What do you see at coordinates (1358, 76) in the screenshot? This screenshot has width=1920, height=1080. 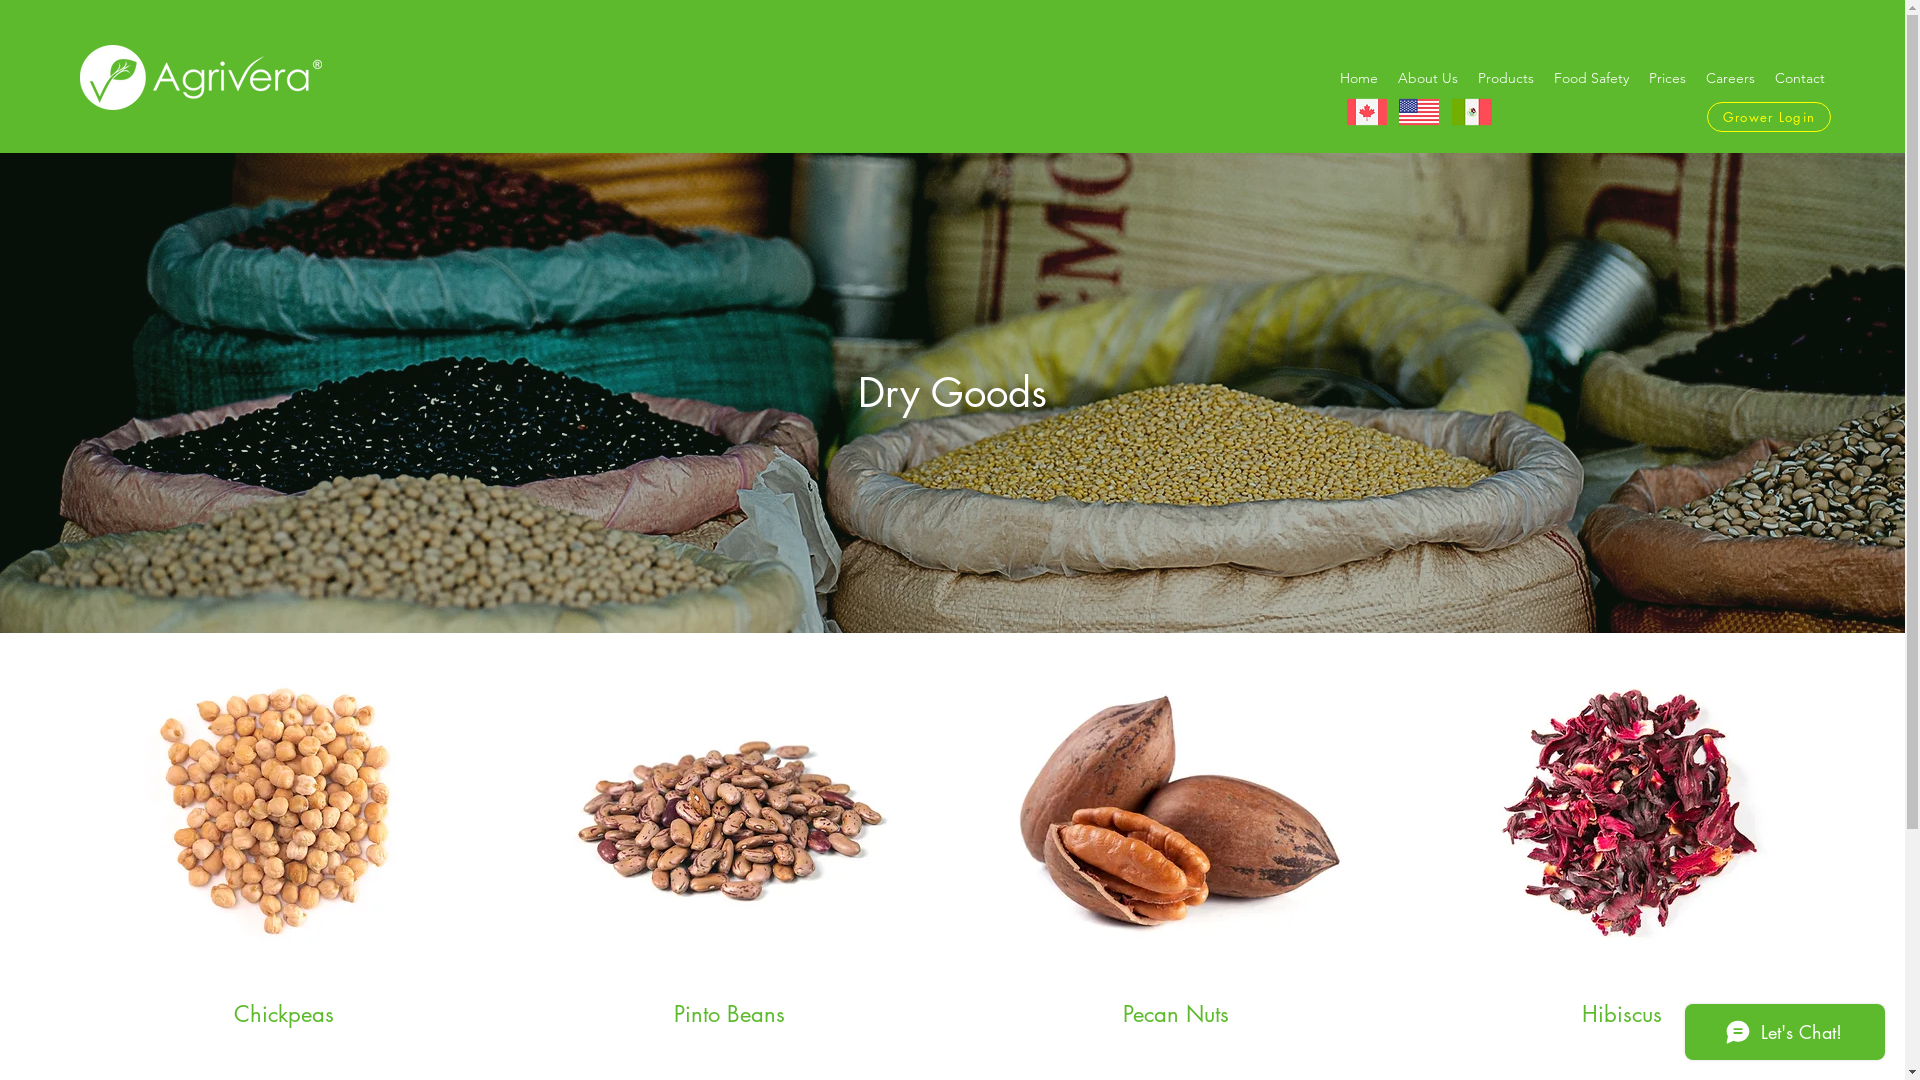 I see `'Home'` at bounding box center [1358, 76].